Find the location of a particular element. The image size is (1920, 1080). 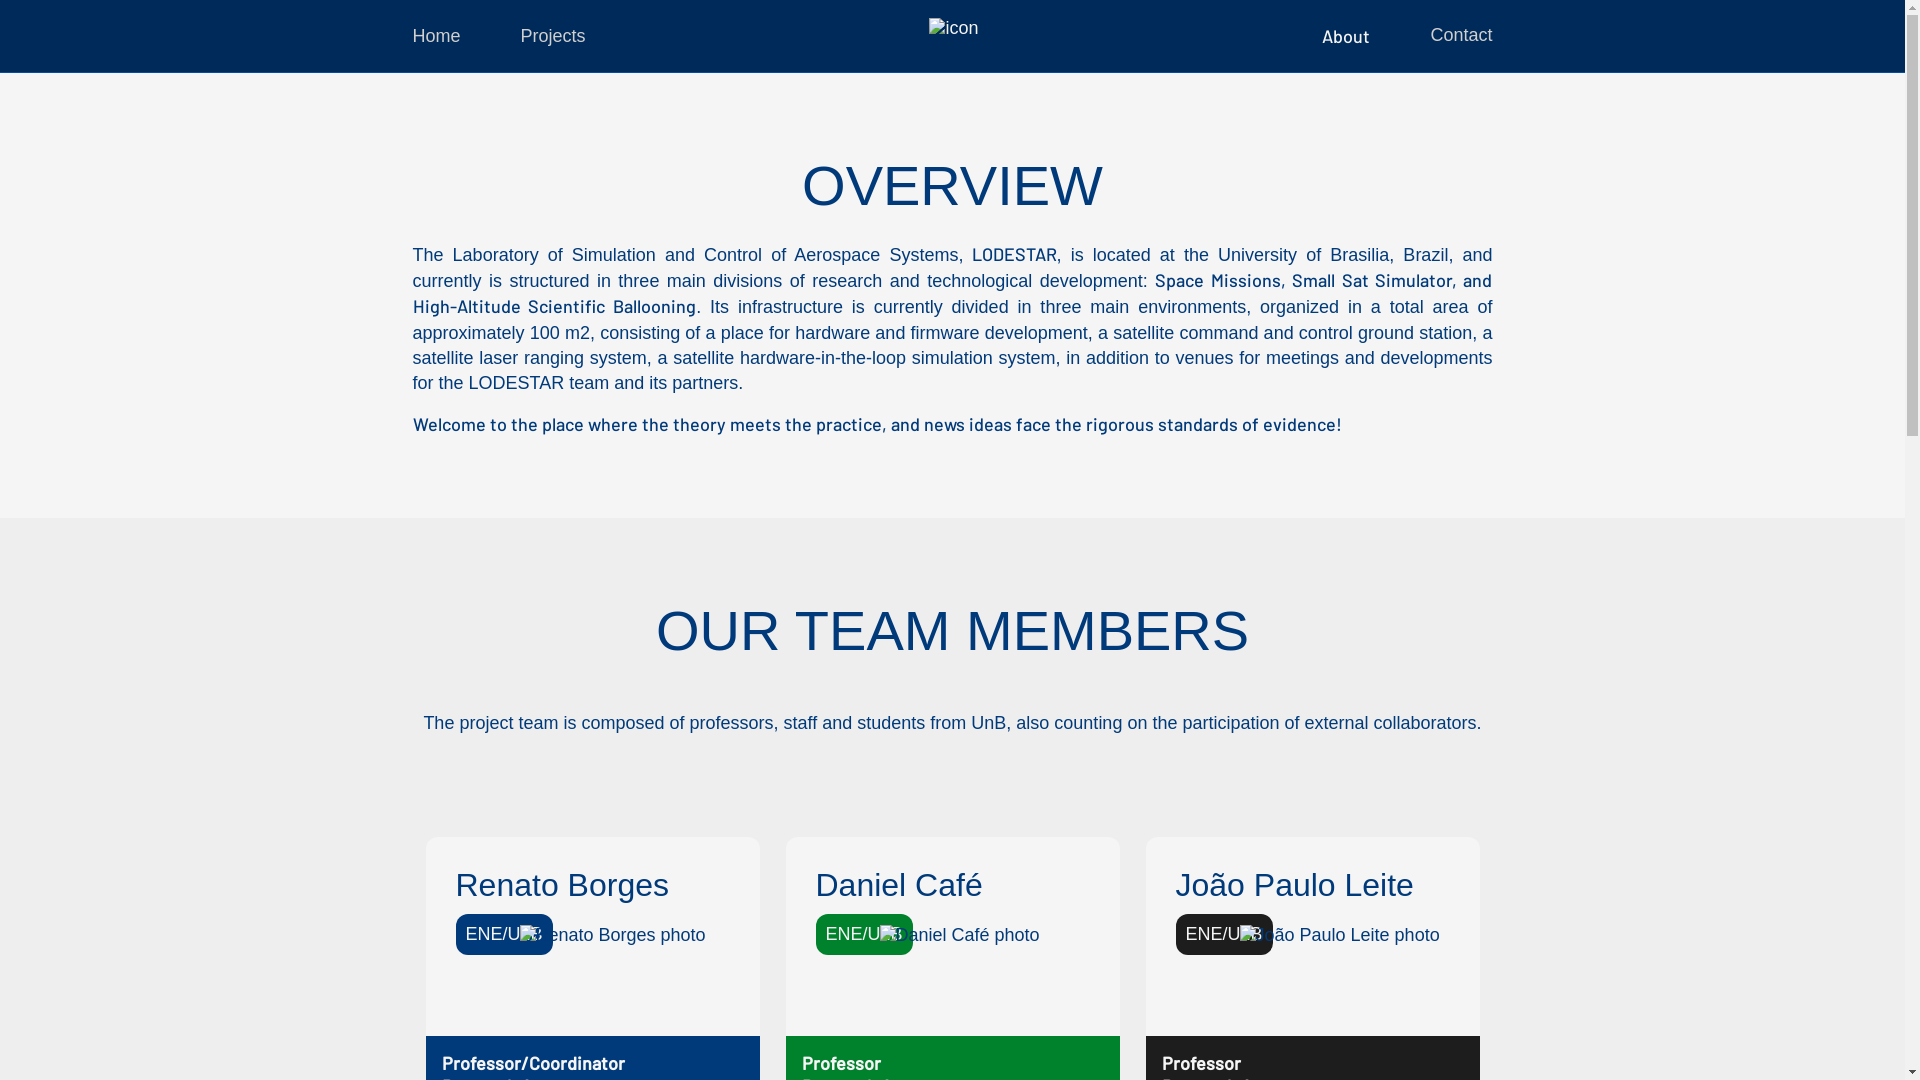

'About' is located at coordinates (1345, 35).